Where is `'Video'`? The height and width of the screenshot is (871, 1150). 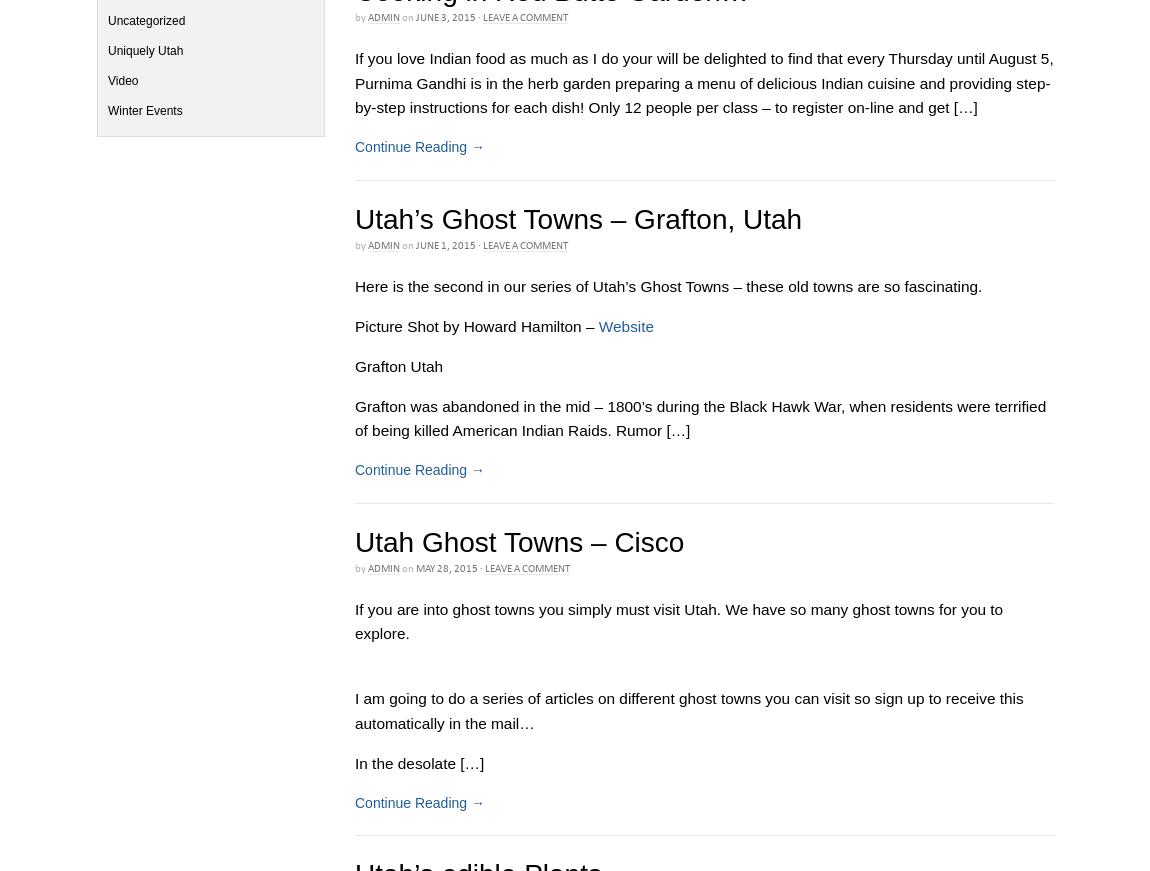
'Video' is located at coordinates (122, 80).